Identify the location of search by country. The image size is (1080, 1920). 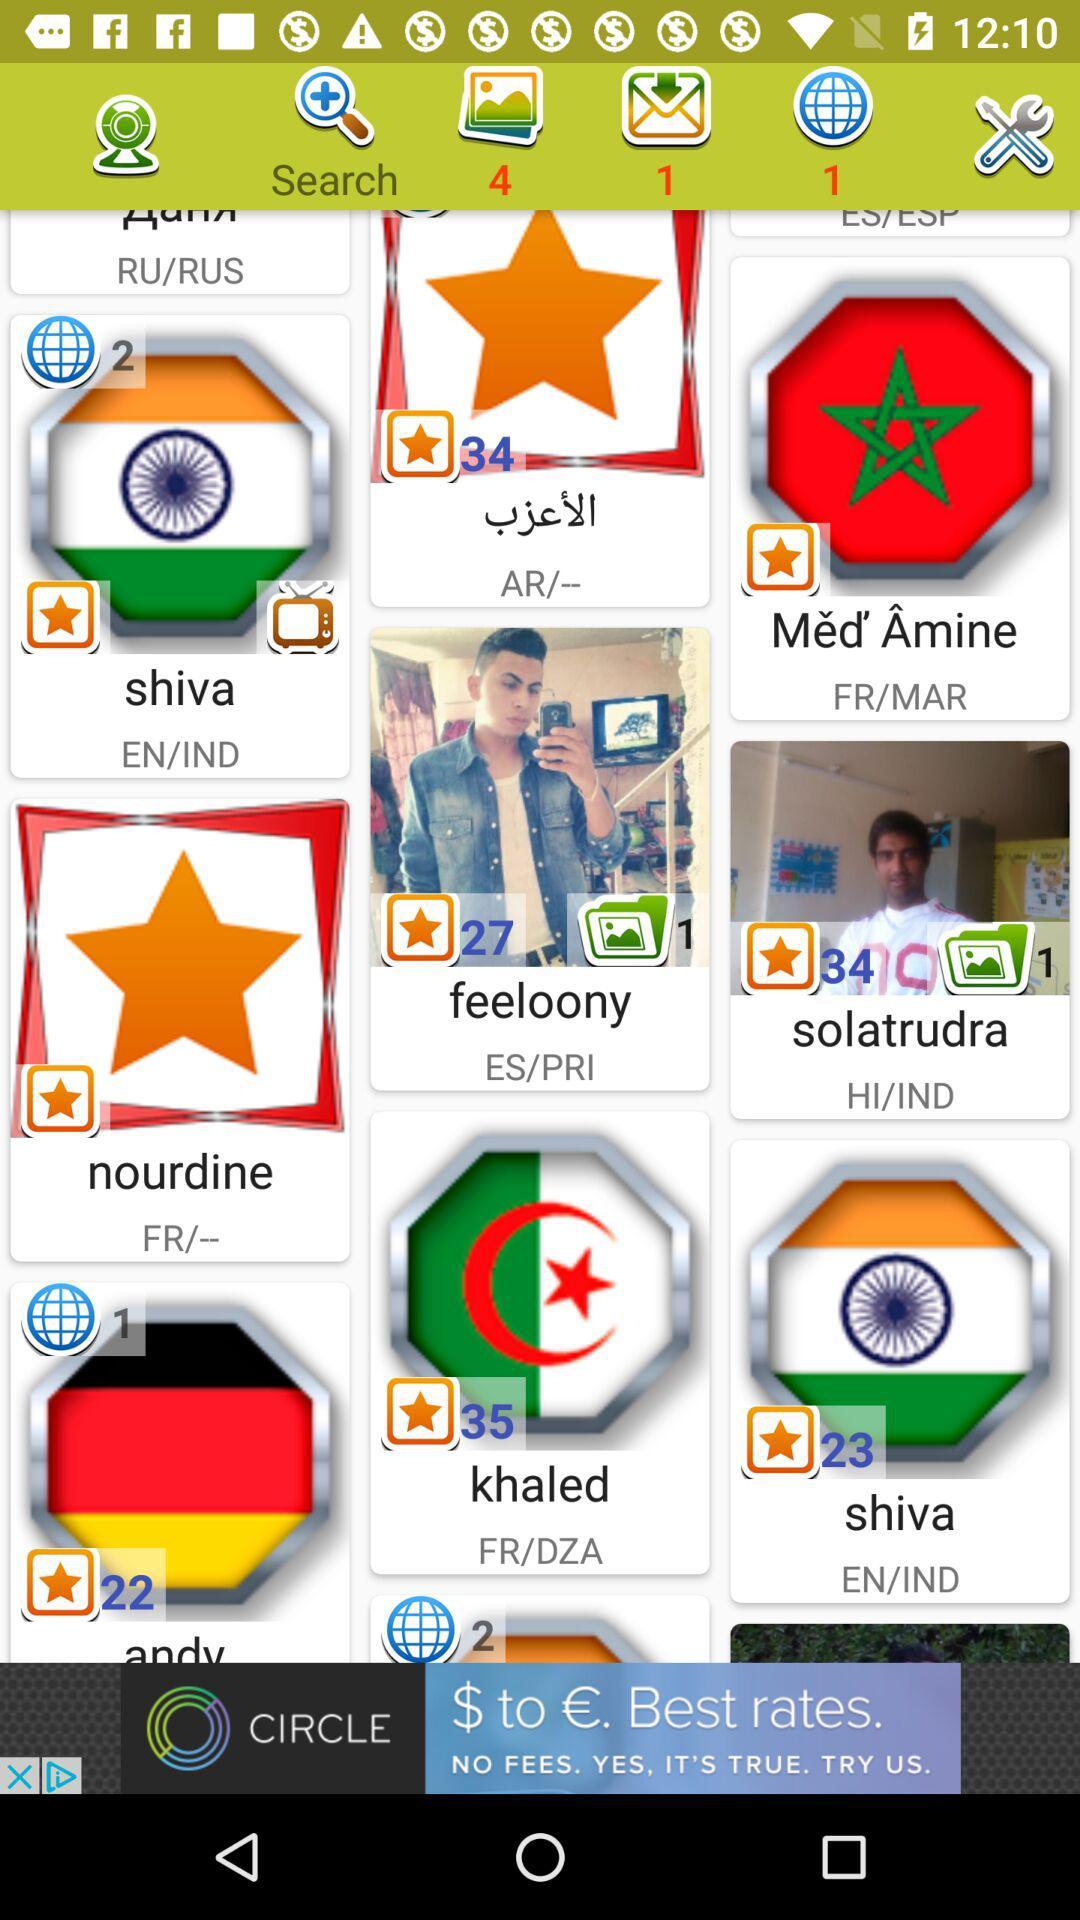
(540, 1281).